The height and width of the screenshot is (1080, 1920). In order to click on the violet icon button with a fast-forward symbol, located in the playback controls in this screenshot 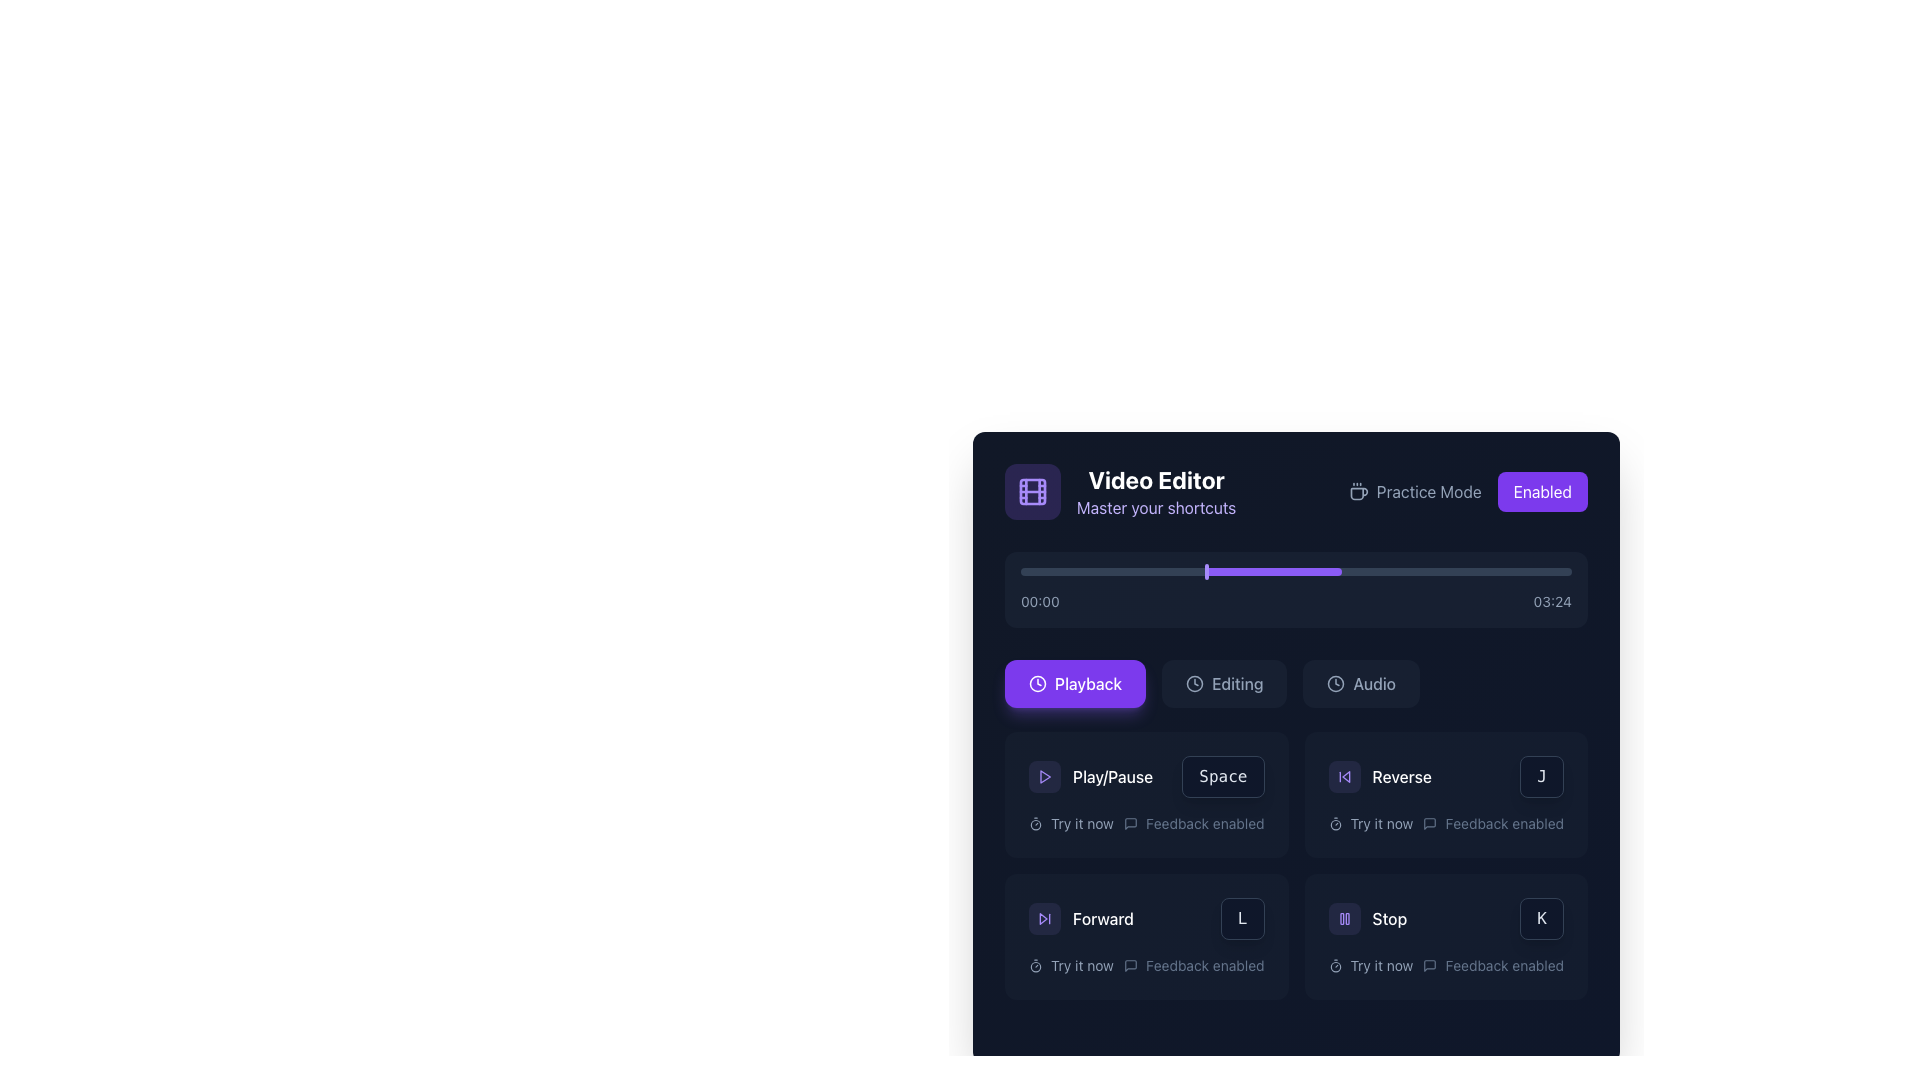, I will do `click(1044, 918)`.